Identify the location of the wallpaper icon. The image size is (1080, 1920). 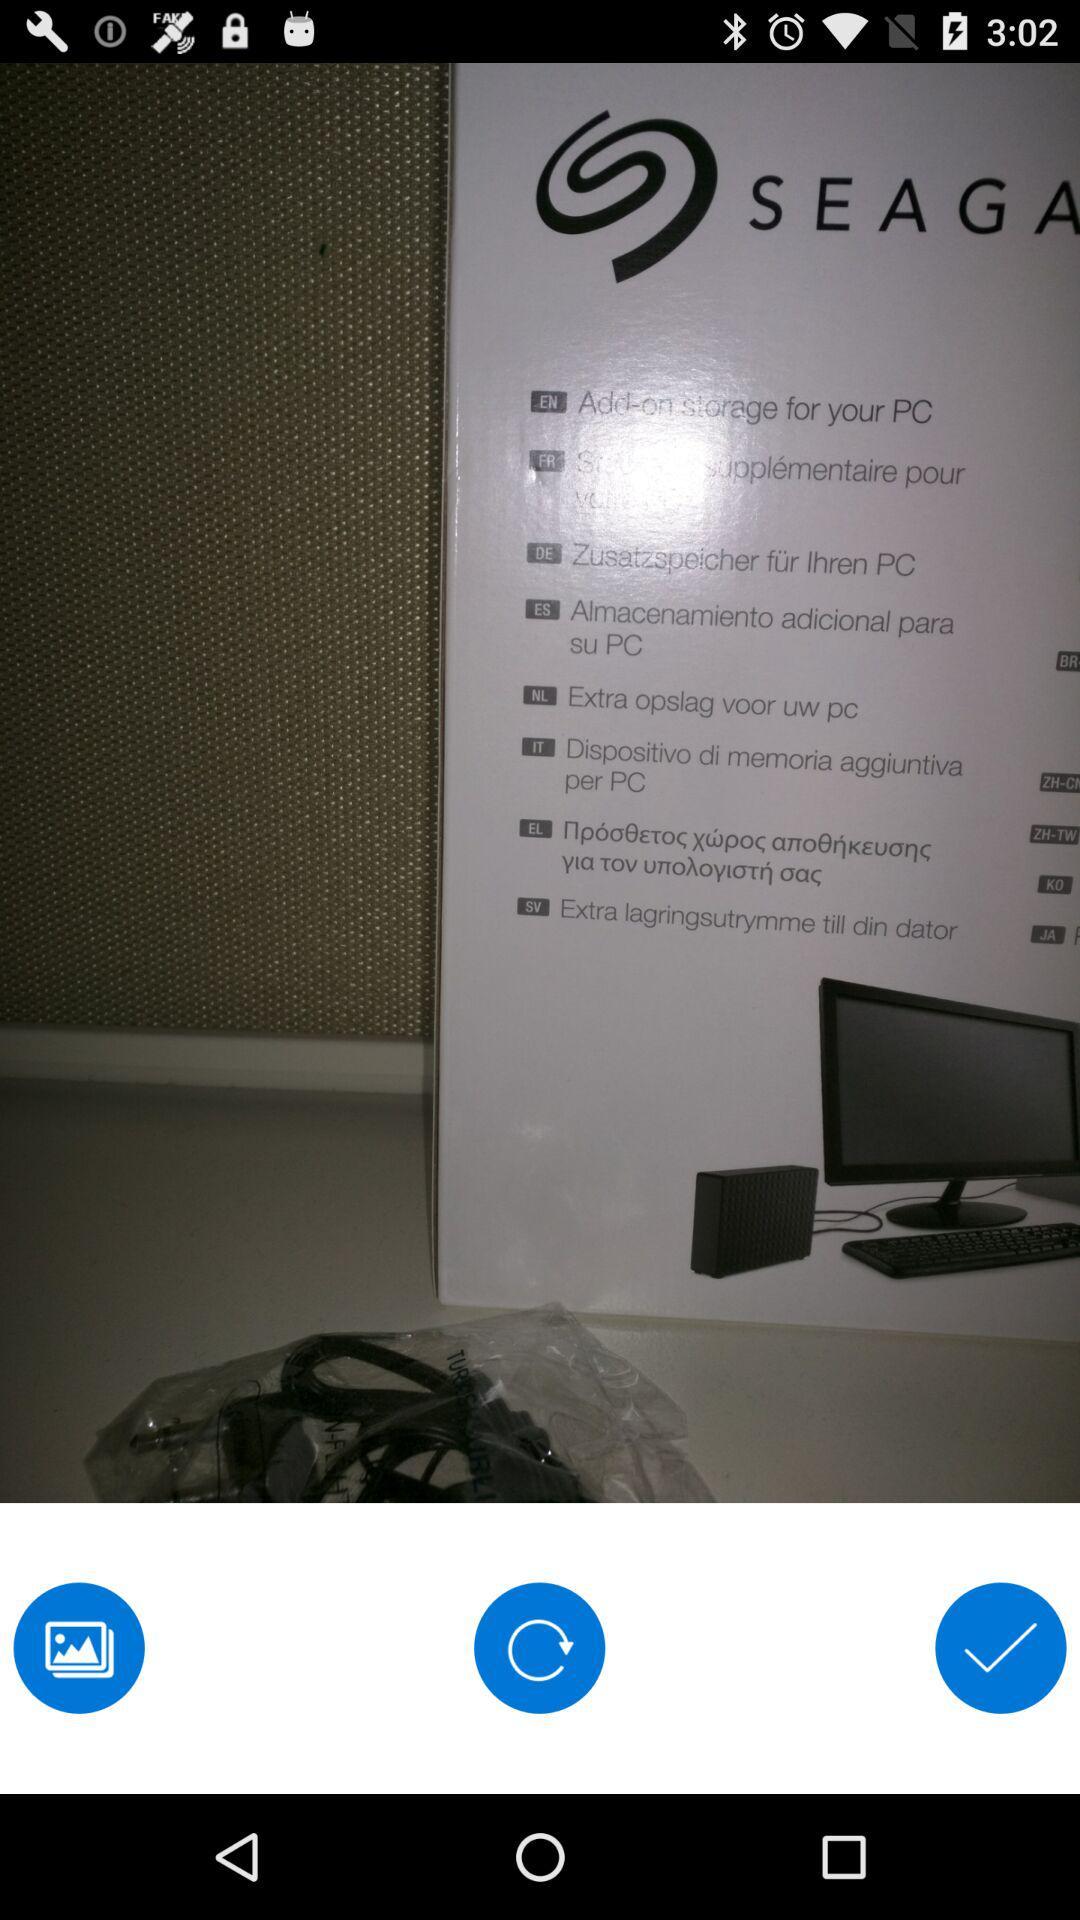
(78, 1763).